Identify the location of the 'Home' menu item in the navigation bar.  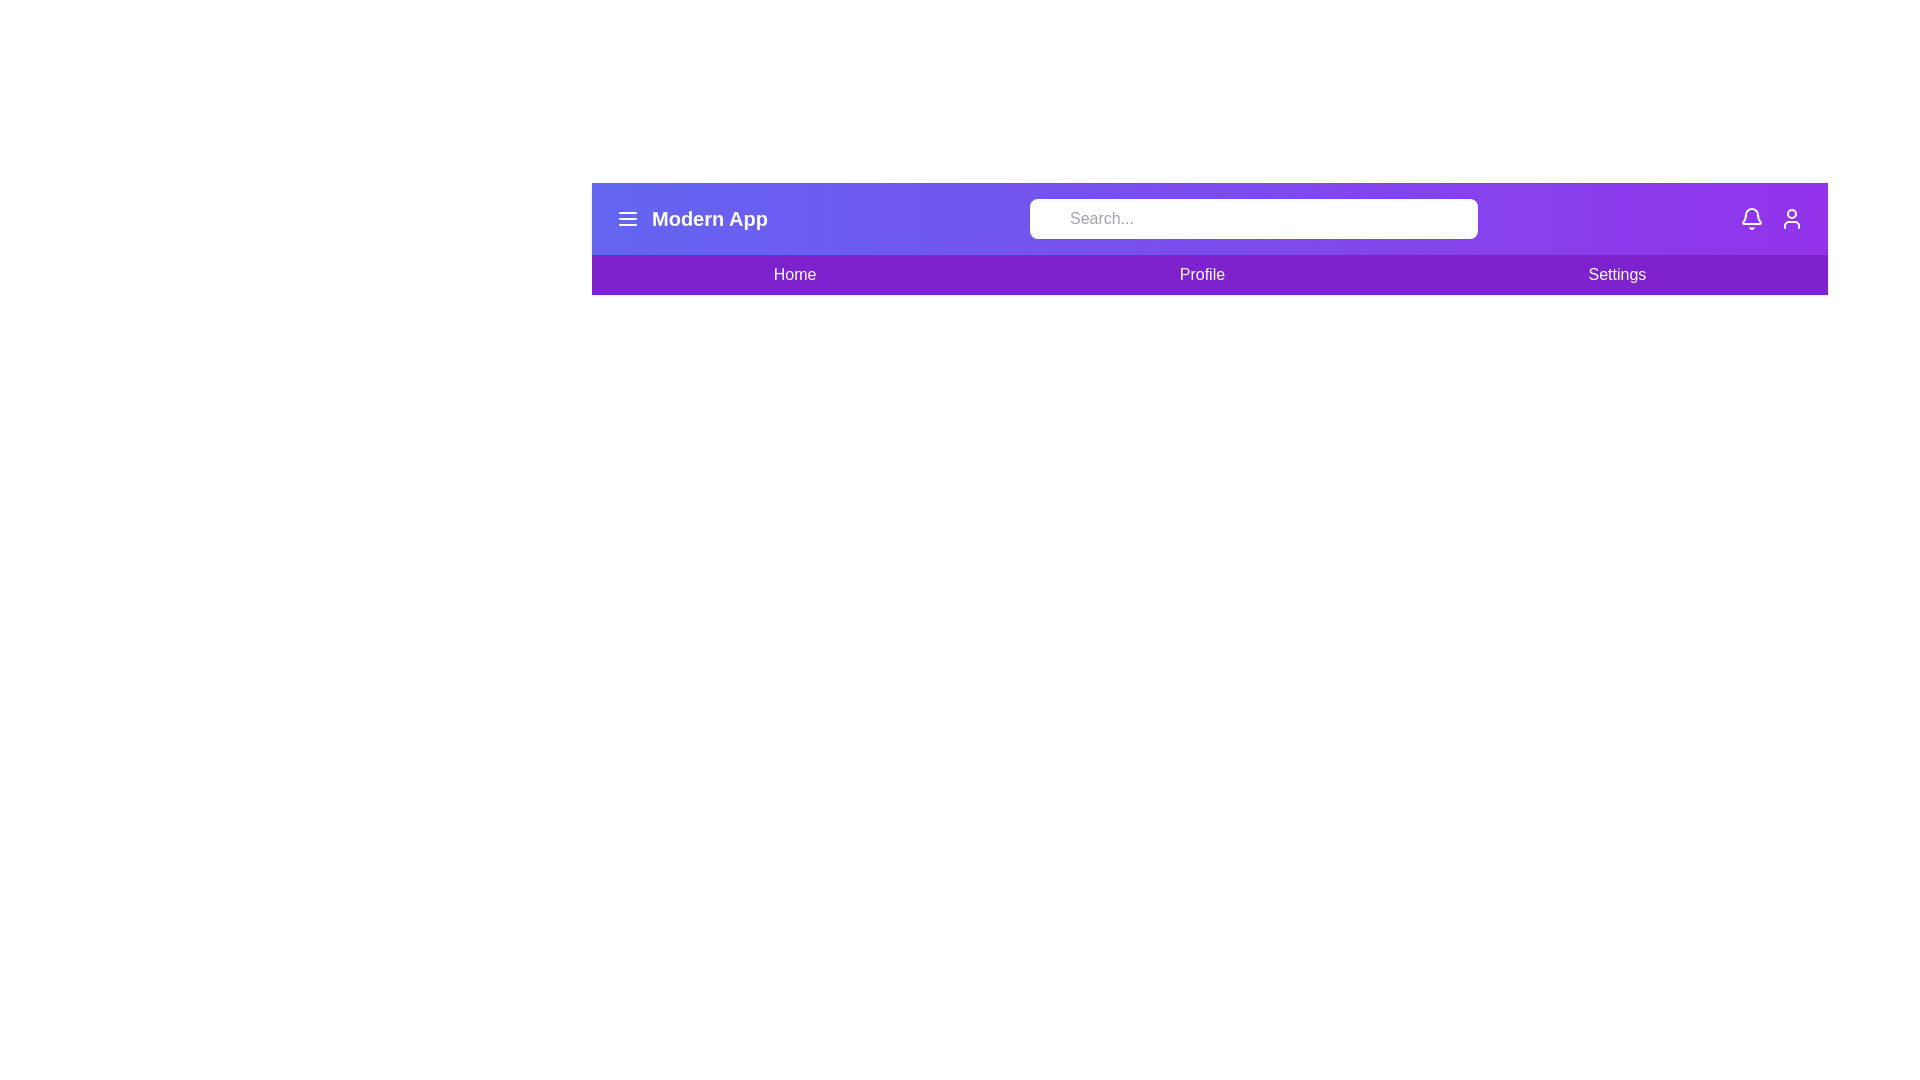
(794, 274).